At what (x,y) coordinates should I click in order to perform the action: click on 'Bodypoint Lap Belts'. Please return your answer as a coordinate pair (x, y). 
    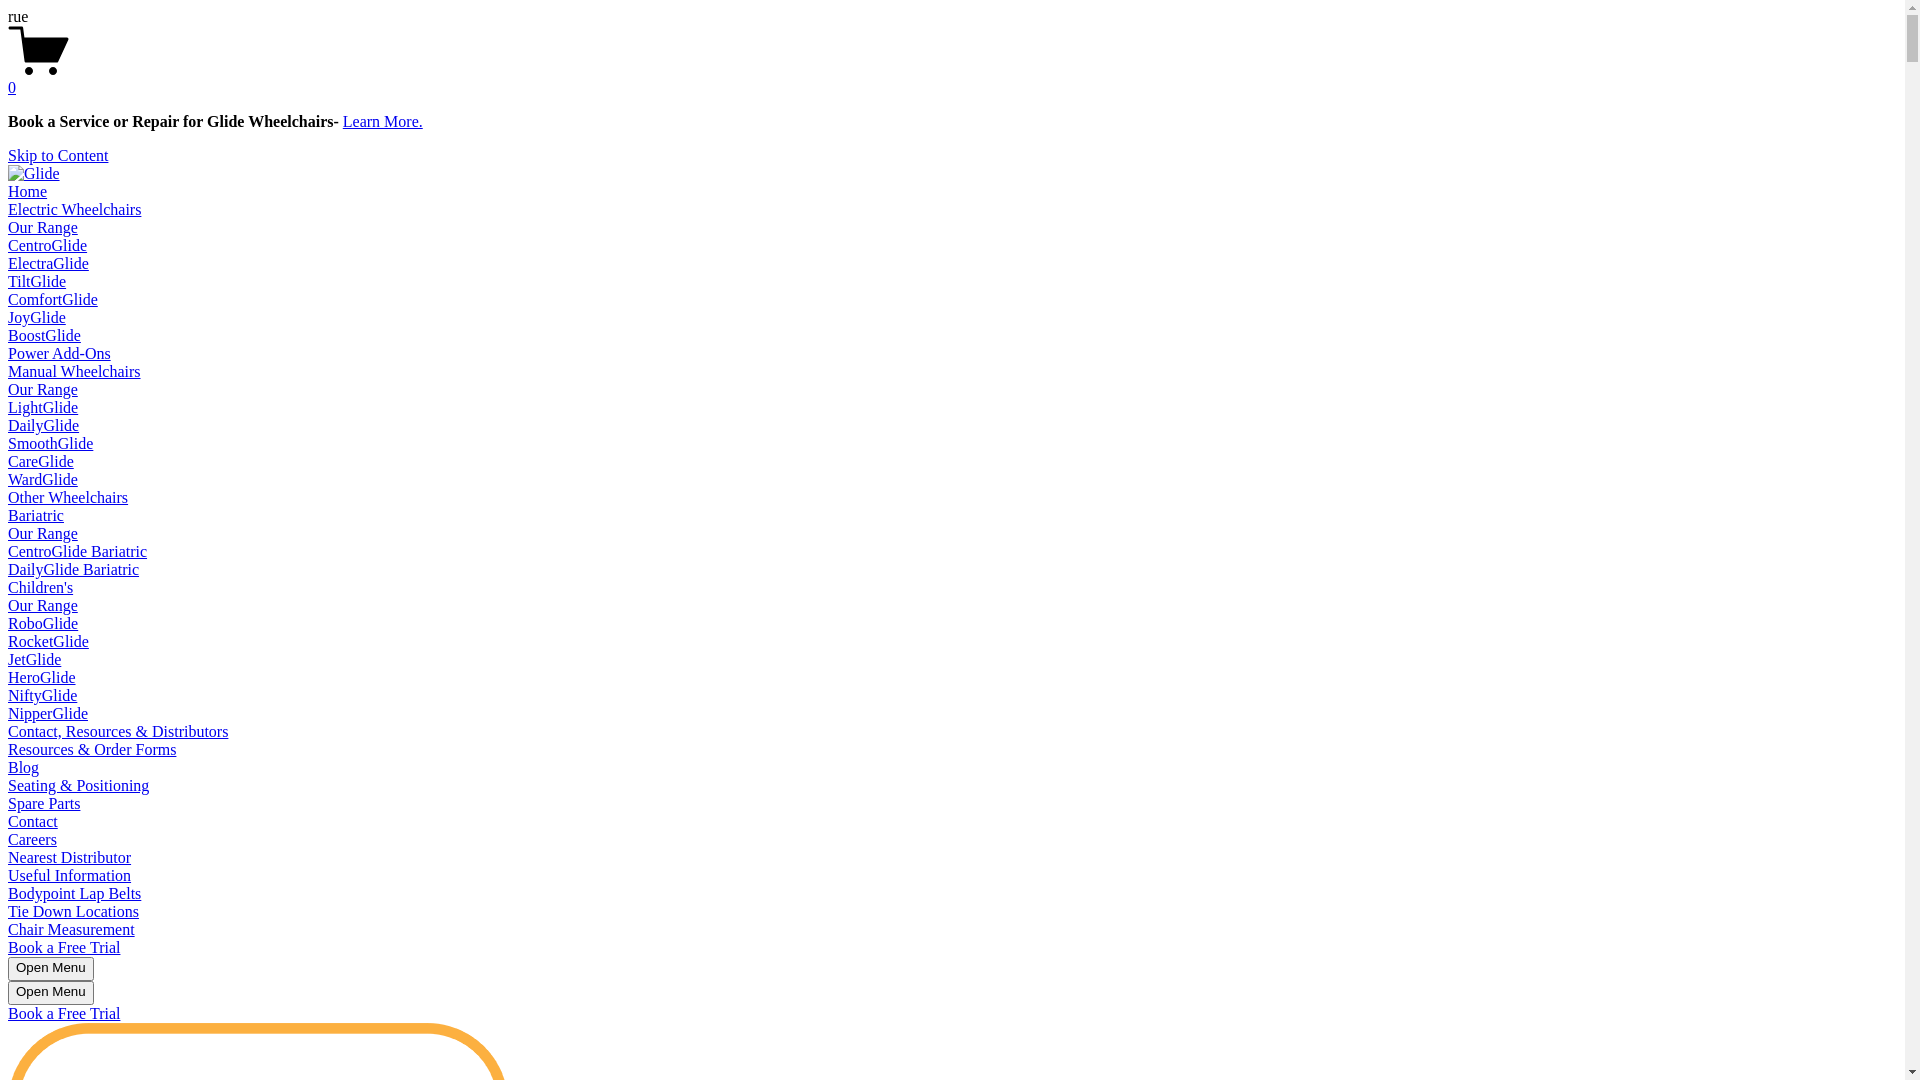
    Looking at the image, I should click on (74, 892).